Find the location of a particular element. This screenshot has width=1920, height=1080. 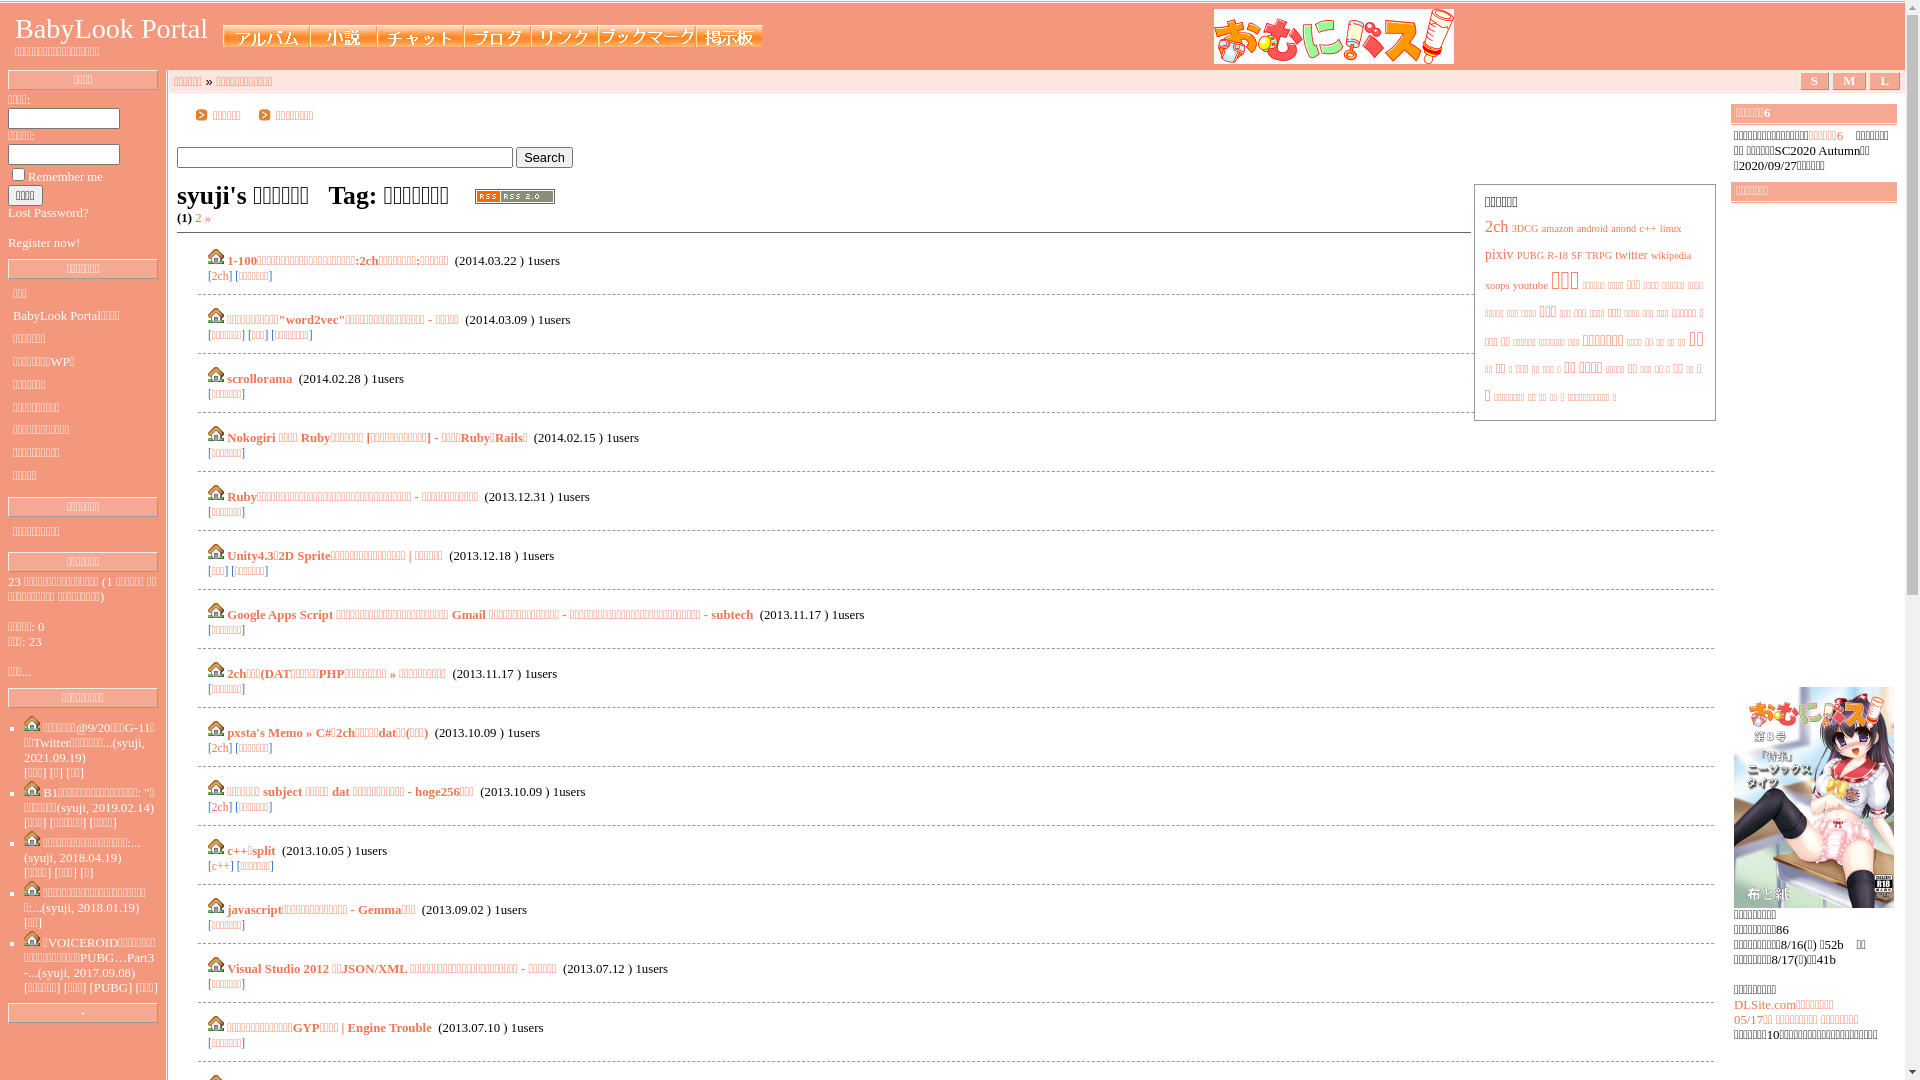

'twitter' is located at coordinates (1631, 253).